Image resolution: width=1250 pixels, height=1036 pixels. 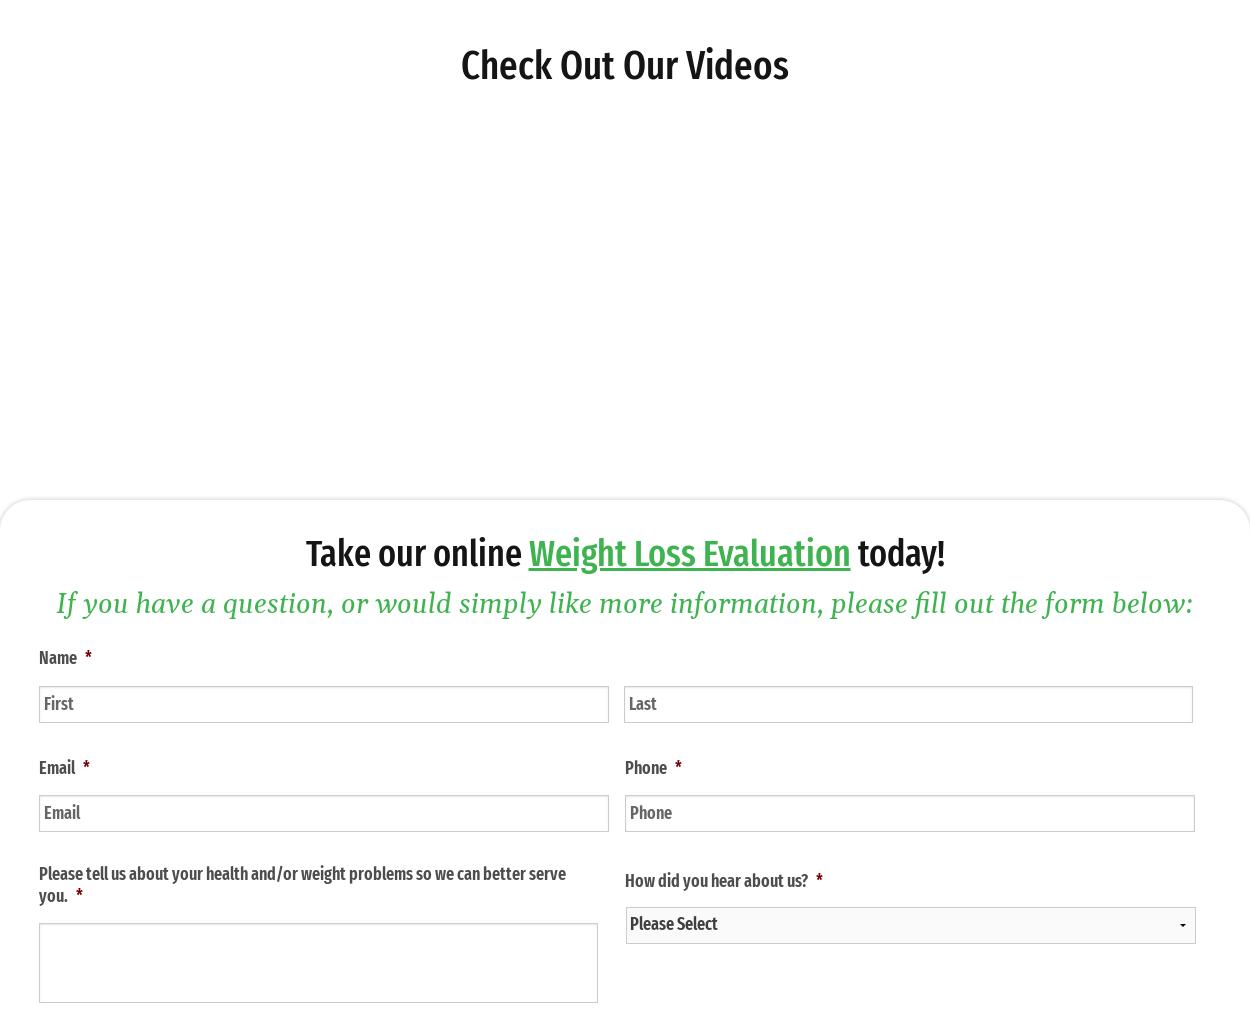 I want to click on 'Name', so click(x=57, y=658).